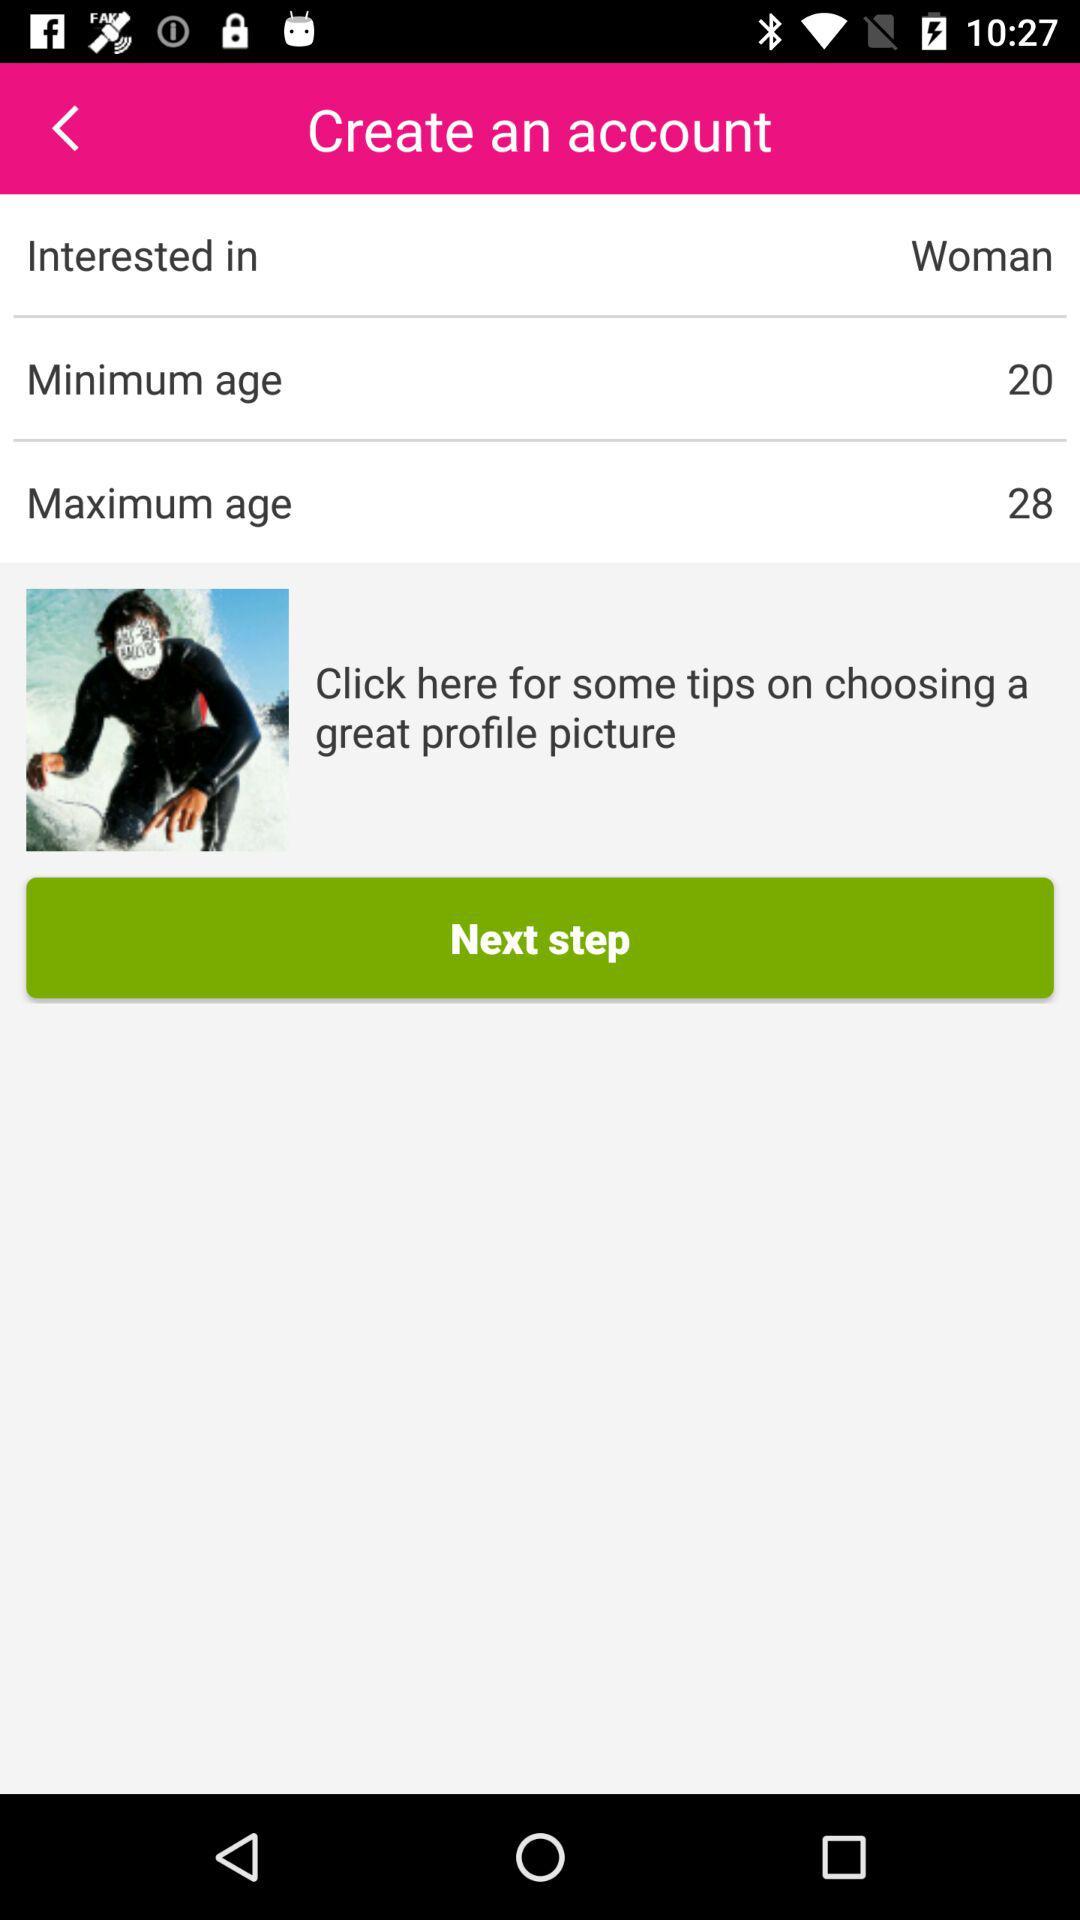 The width and height of the screenshot is (1080, 1920). Describe the element at coordinates (683, 706) in the screenshot. I see `the item above next step button` at that location.